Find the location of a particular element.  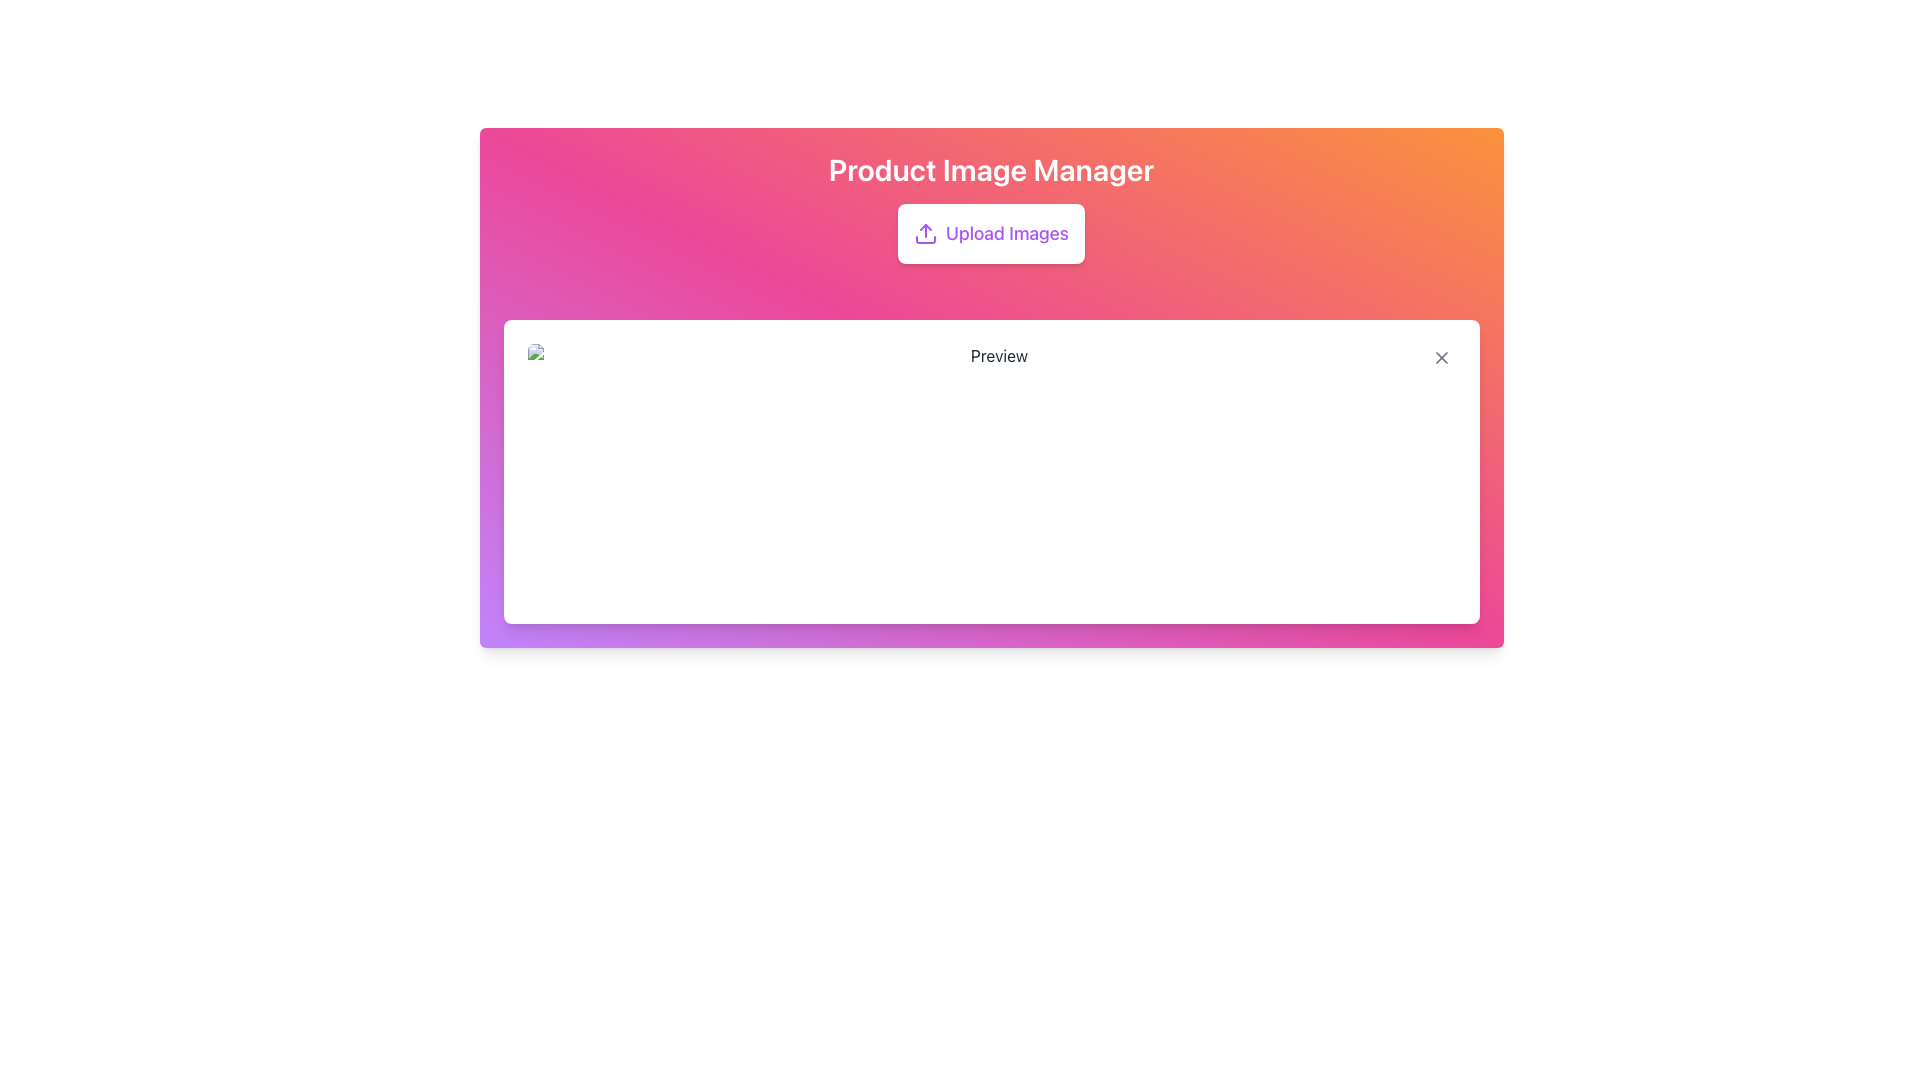

the large rectangular image placeholder labeled 'Preview' located in the center of a rounded, shadowed white card beneath the upload section is located at coordinates (991, 471).